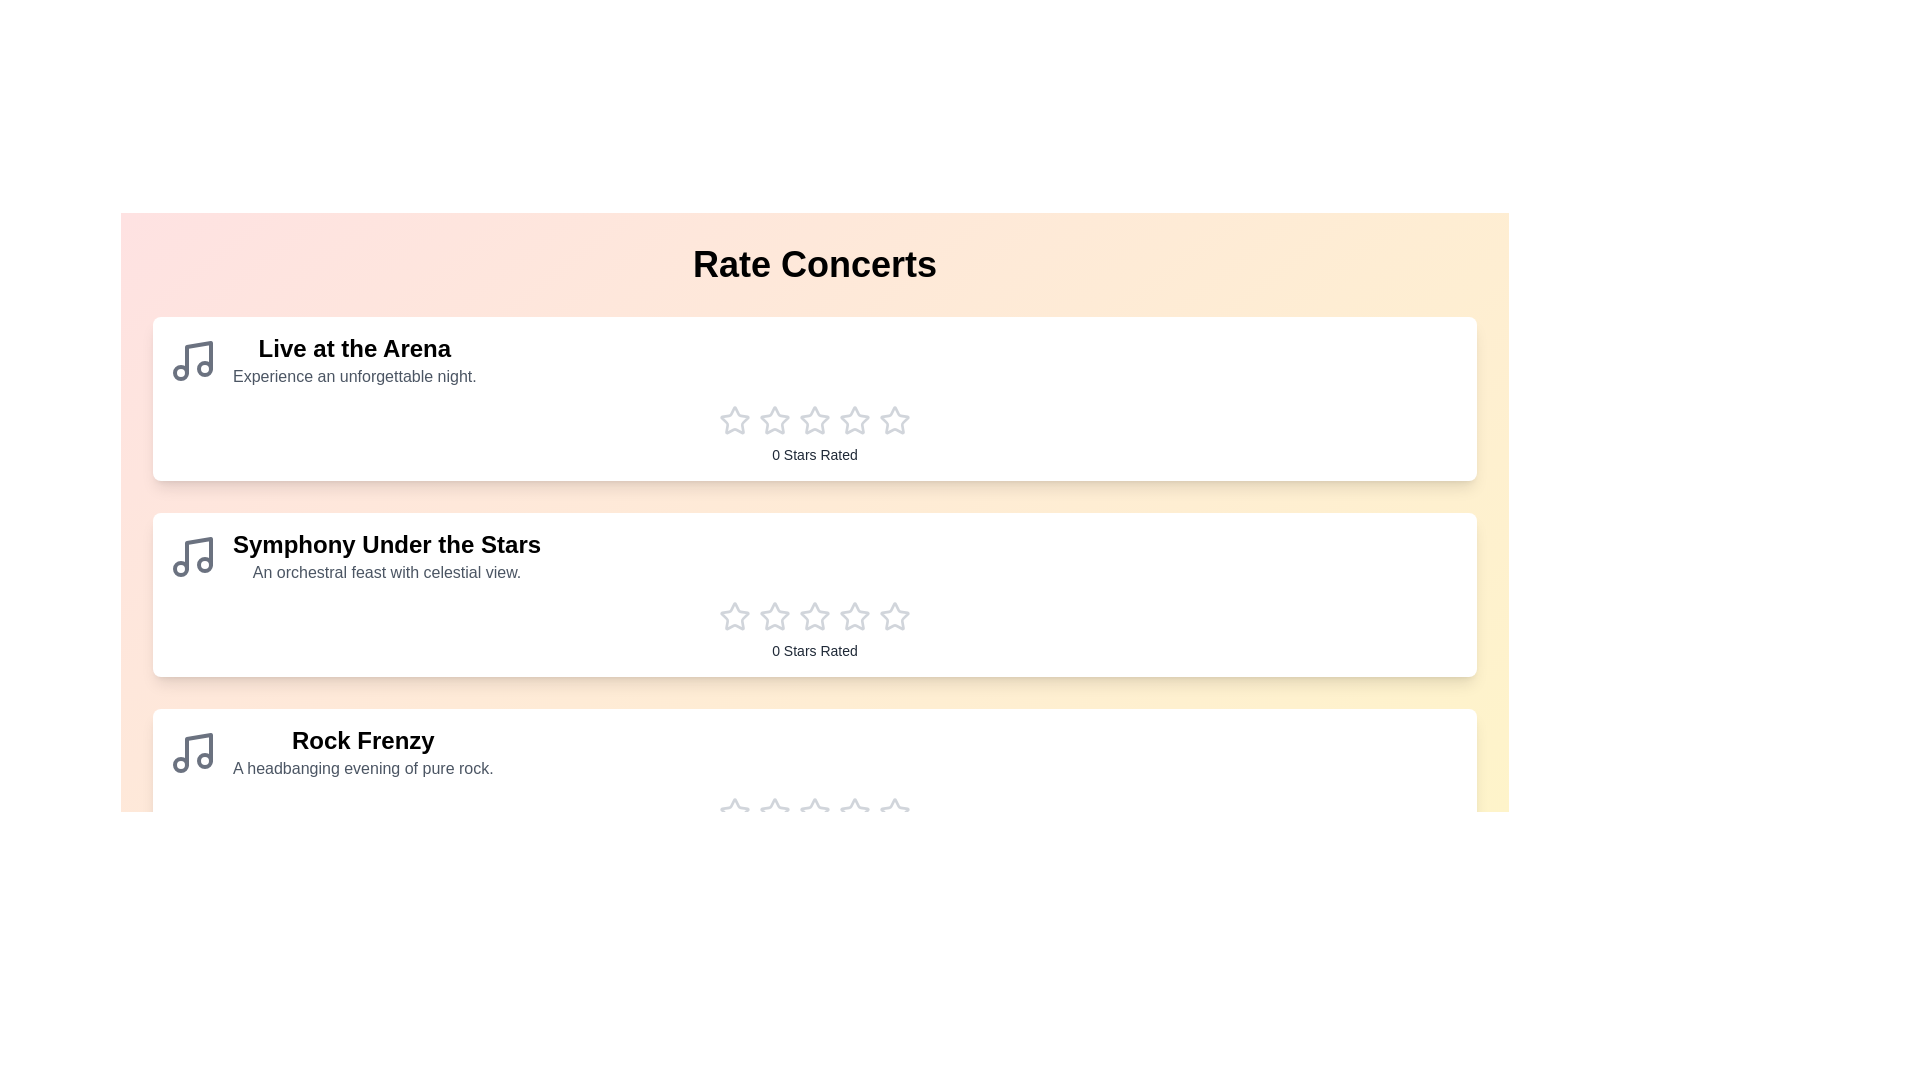 This screenshot has height=1080, width=1920. I want to click on the star corresponding to the rating 4 for the concert Rock Frenzy, so click(854, 813).